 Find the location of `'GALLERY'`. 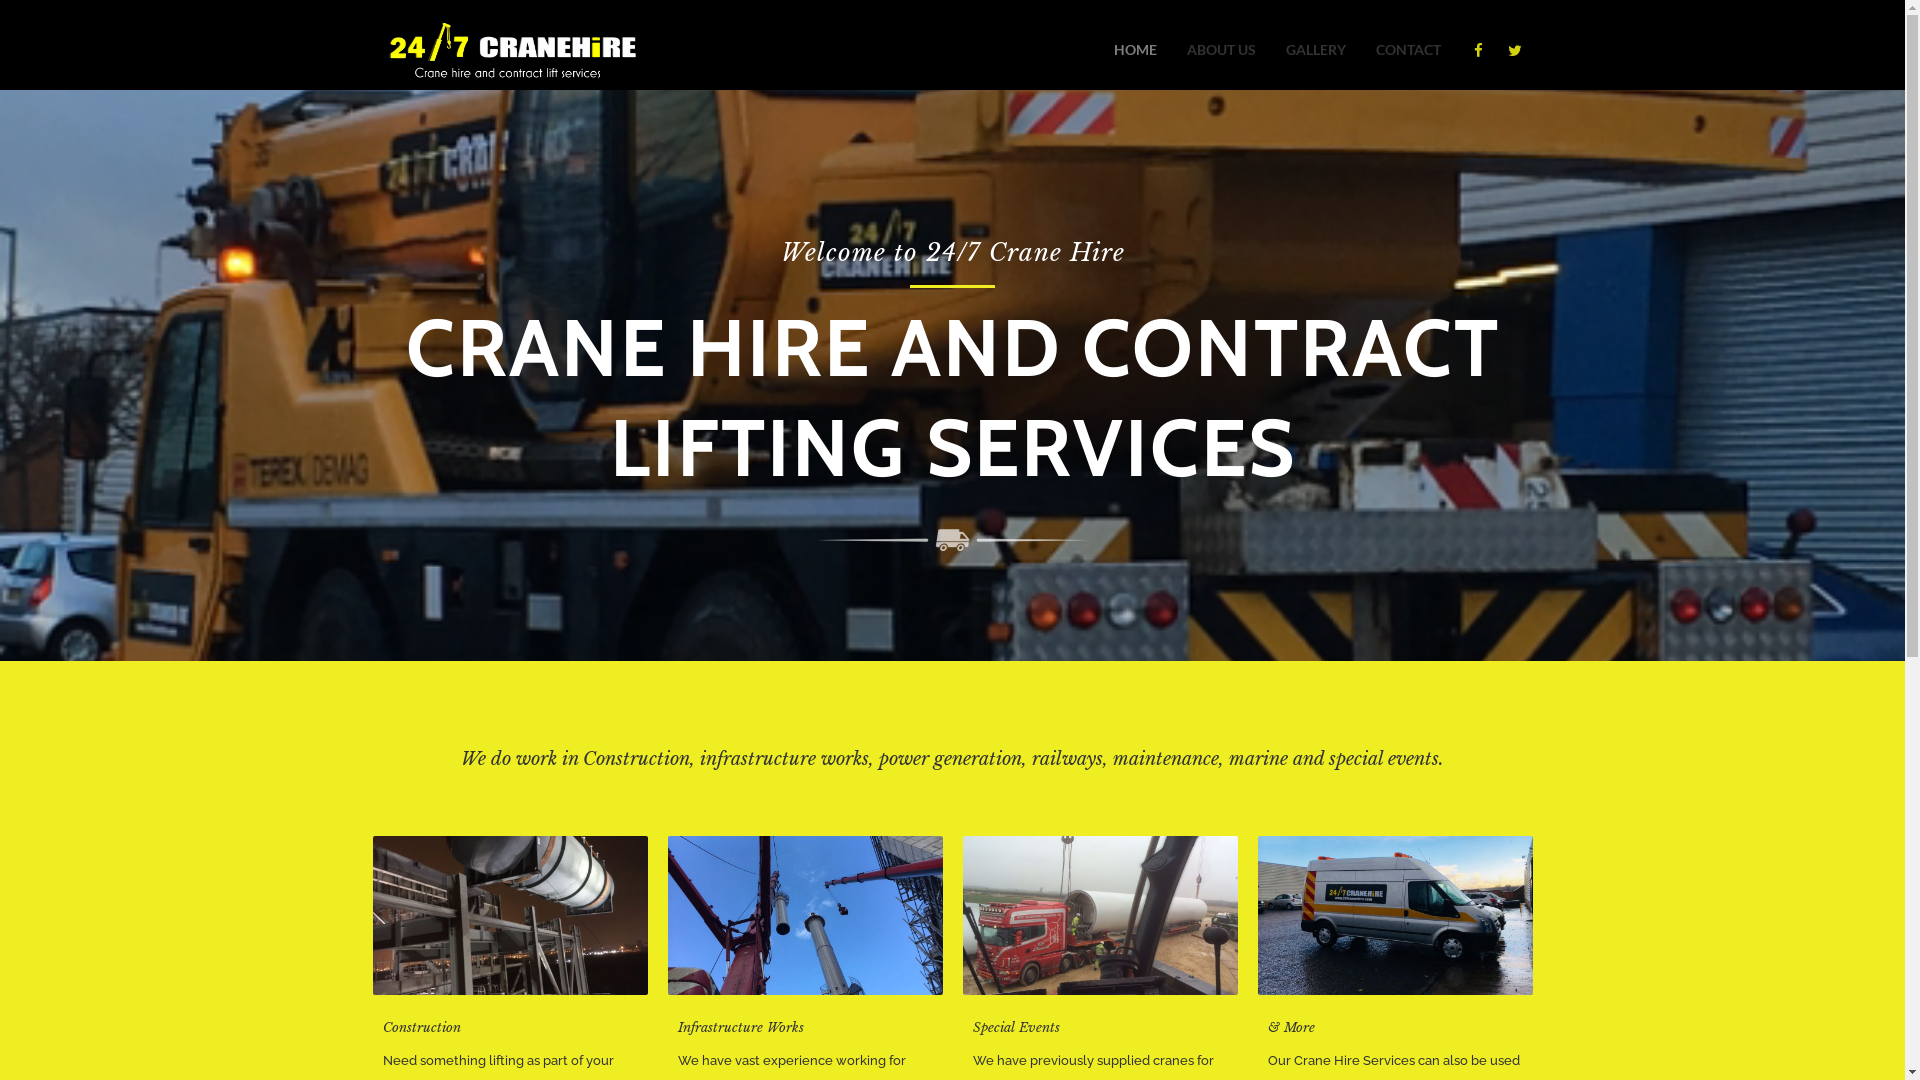

'GALLERY' is located at coordinates (1286, 49).